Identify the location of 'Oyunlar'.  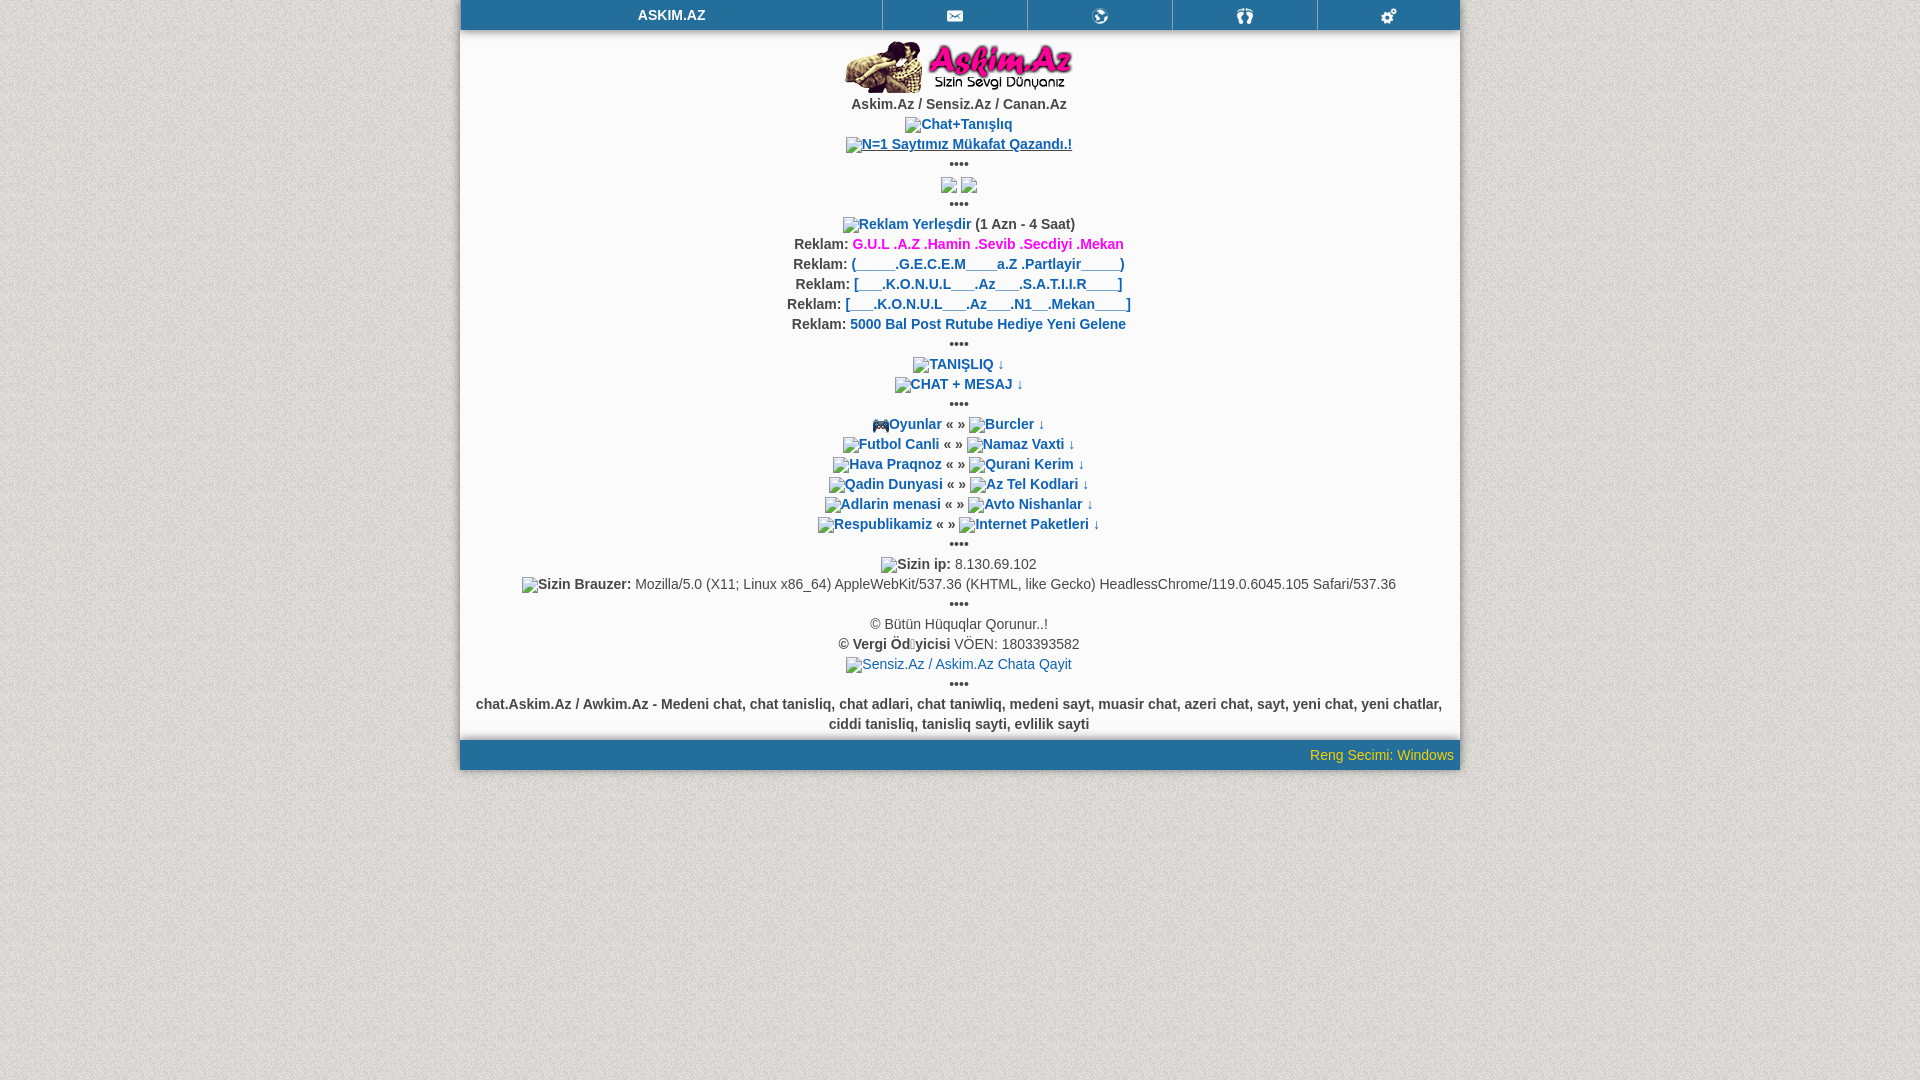
(908, 423).